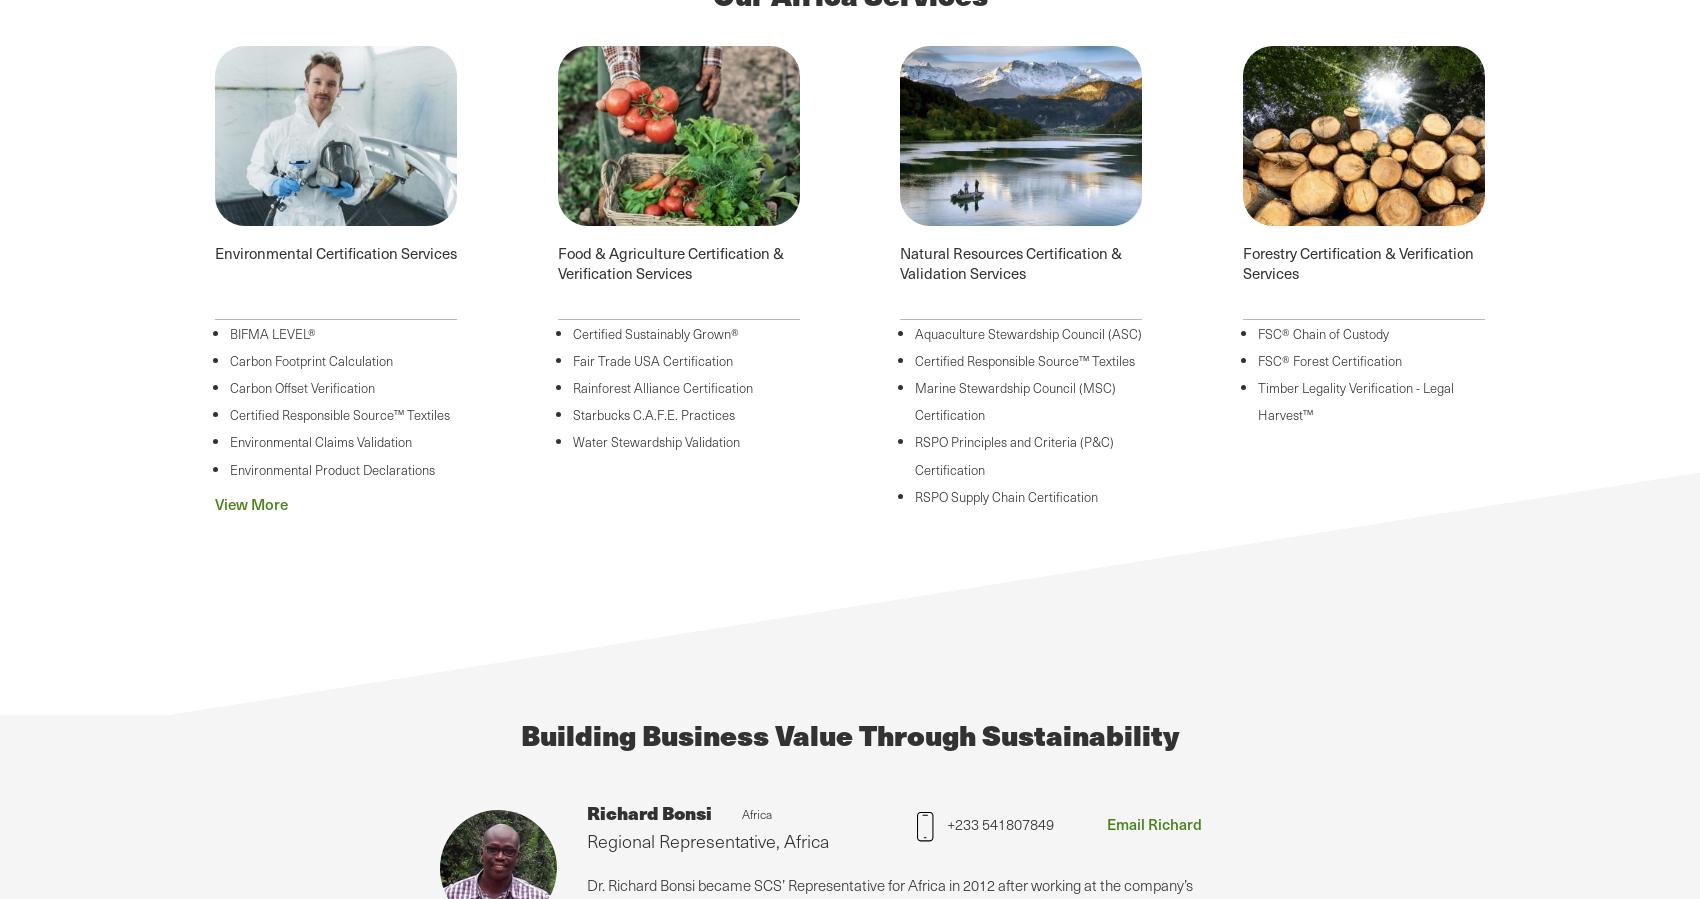 This screenshot has height=899, width=1700. I want to click on 'FSC® Forest Certification', so click(1329, 358).